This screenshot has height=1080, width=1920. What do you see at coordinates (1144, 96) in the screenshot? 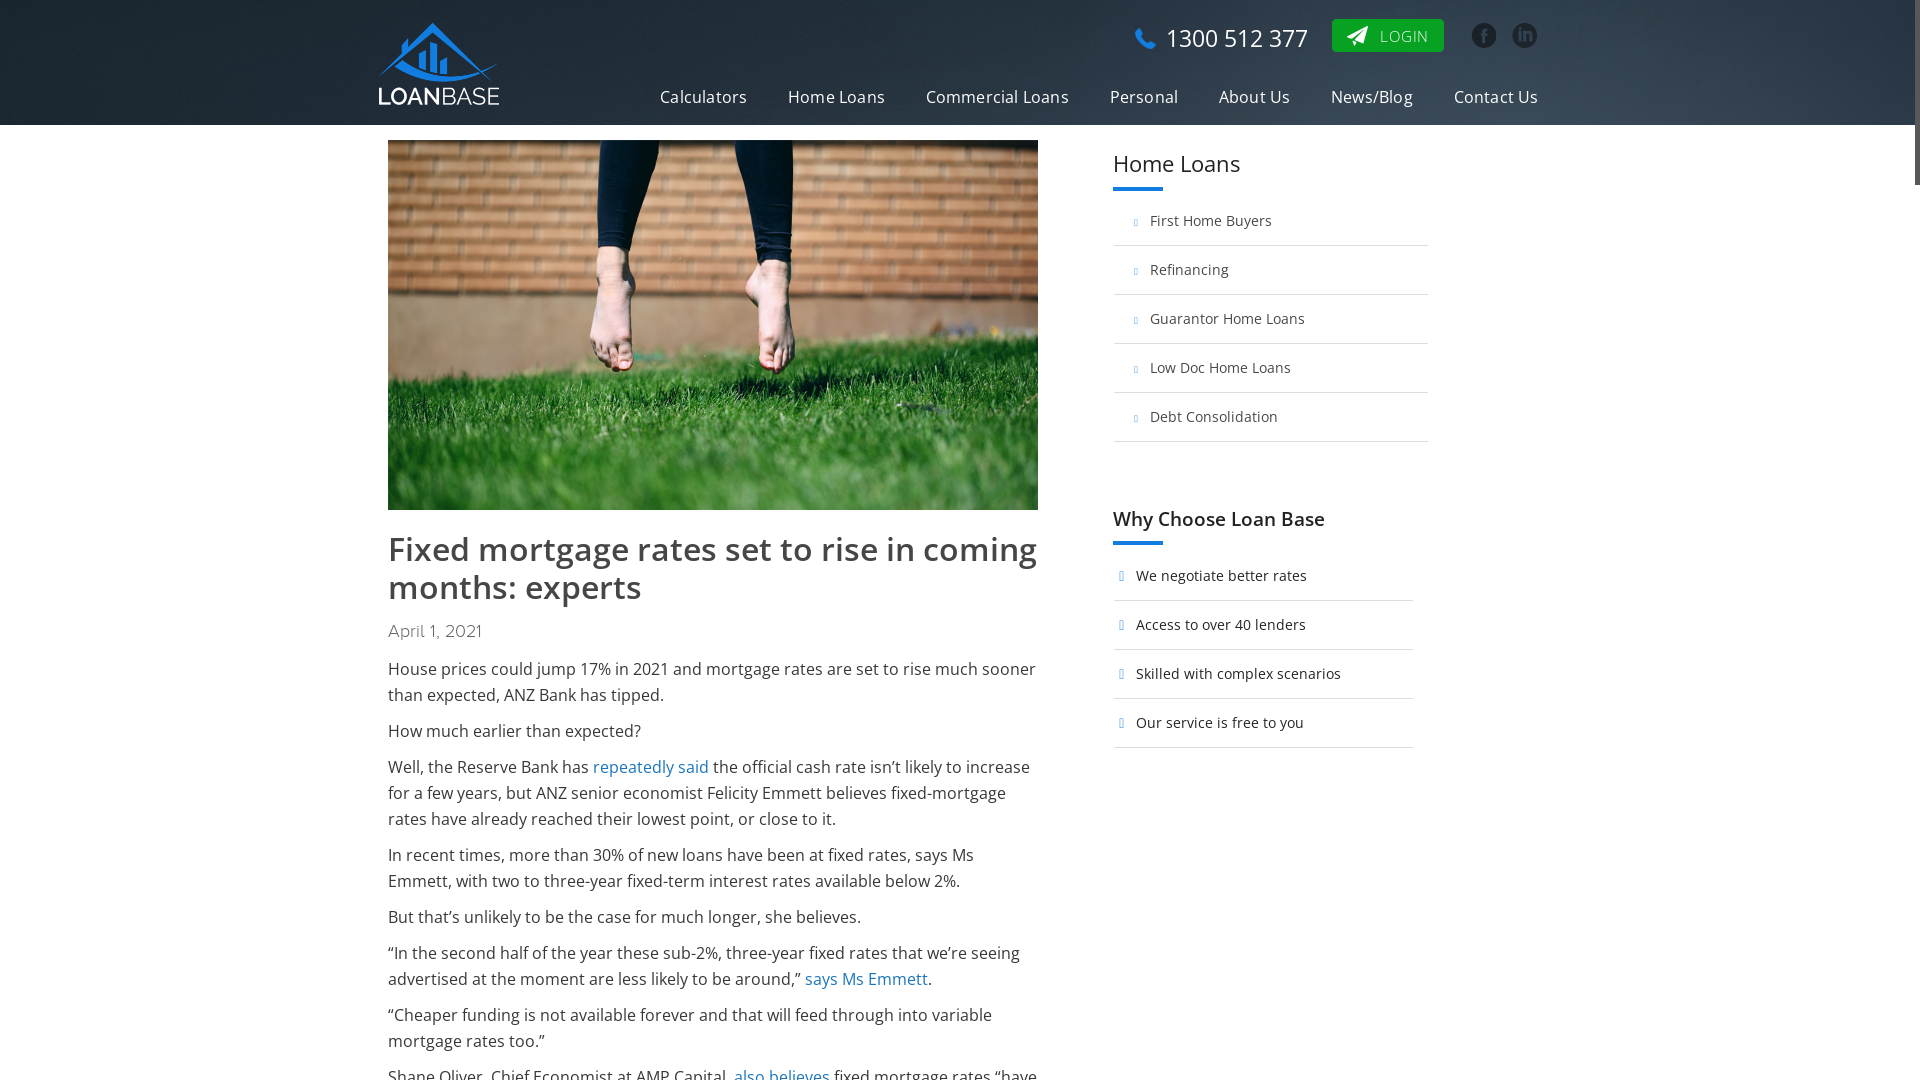
I see `'Personal'` at bounding box center [1144, 96].